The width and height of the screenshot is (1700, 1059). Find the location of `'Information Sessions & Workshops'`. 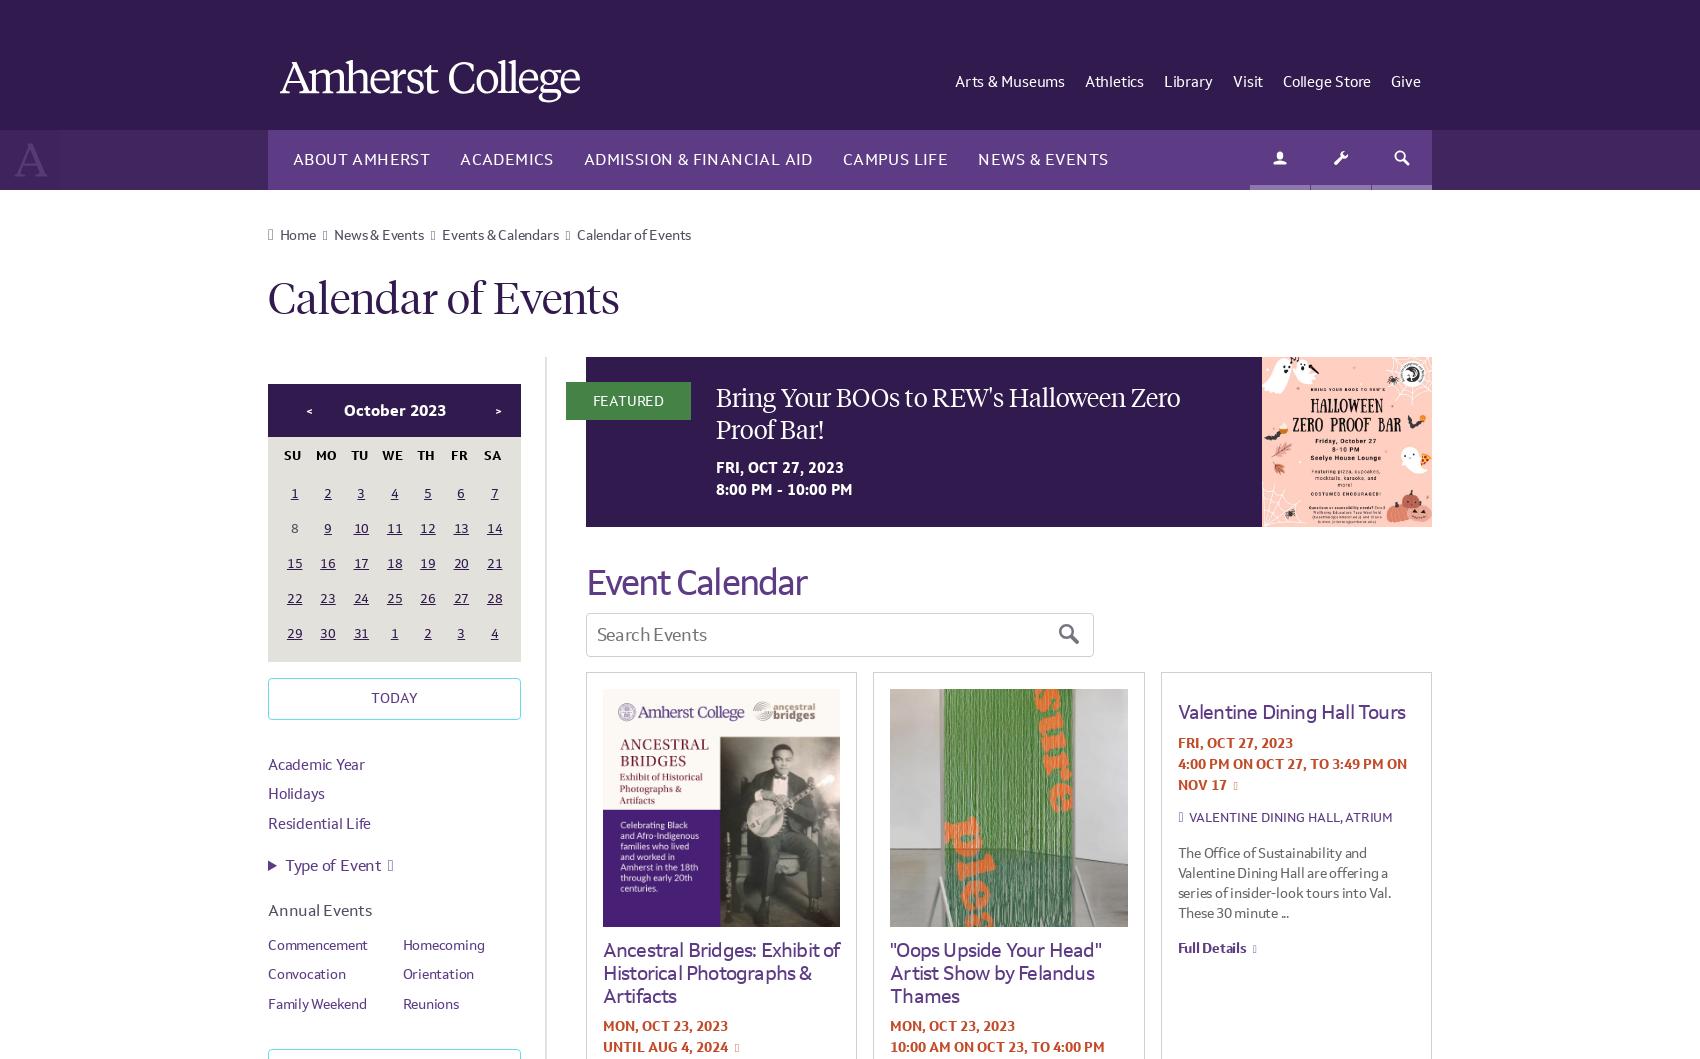

'Information Sessions & Workshops' is located at coordinates (393, 945).